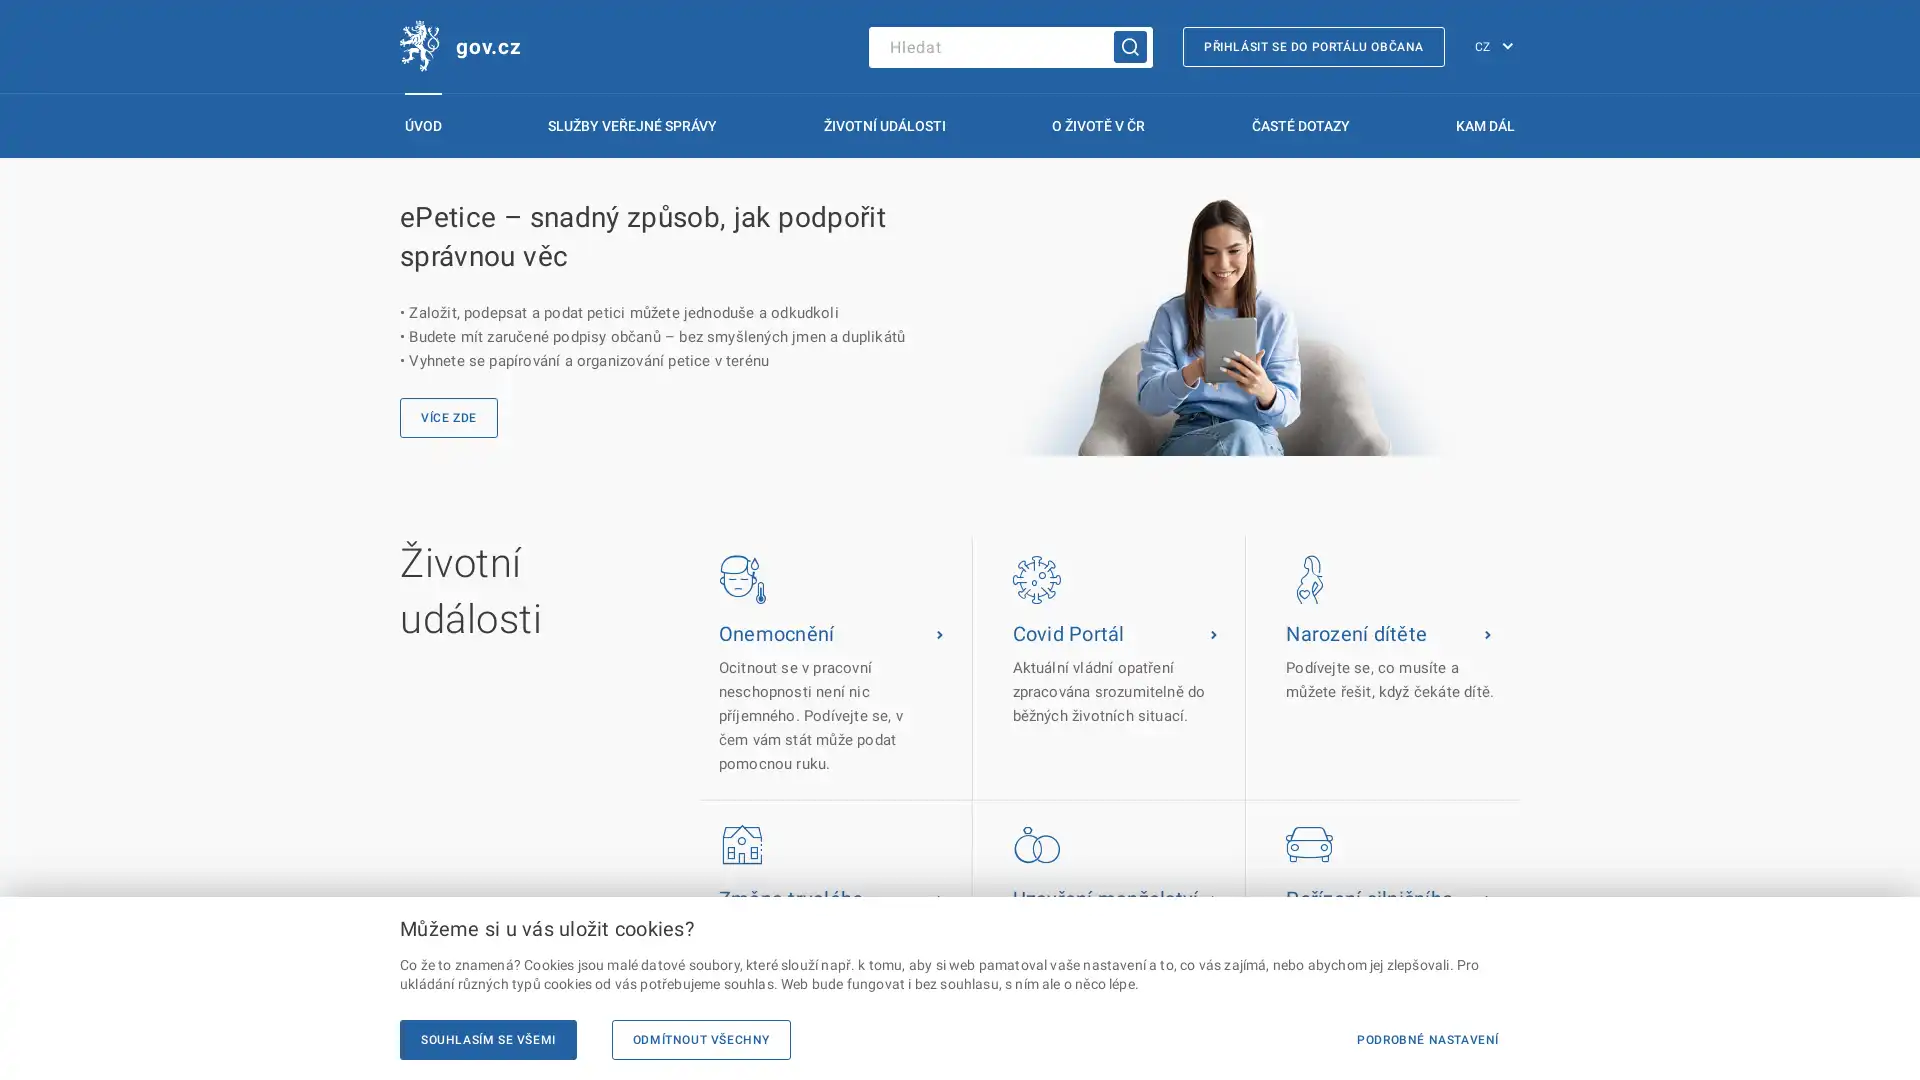 Image resolution: width=1920 pixels, height=1080 pixels. Describe the element at coordinates (488, 1039) in the screenshot. I see `SOUHLASIM SE VSEMI` at that location.